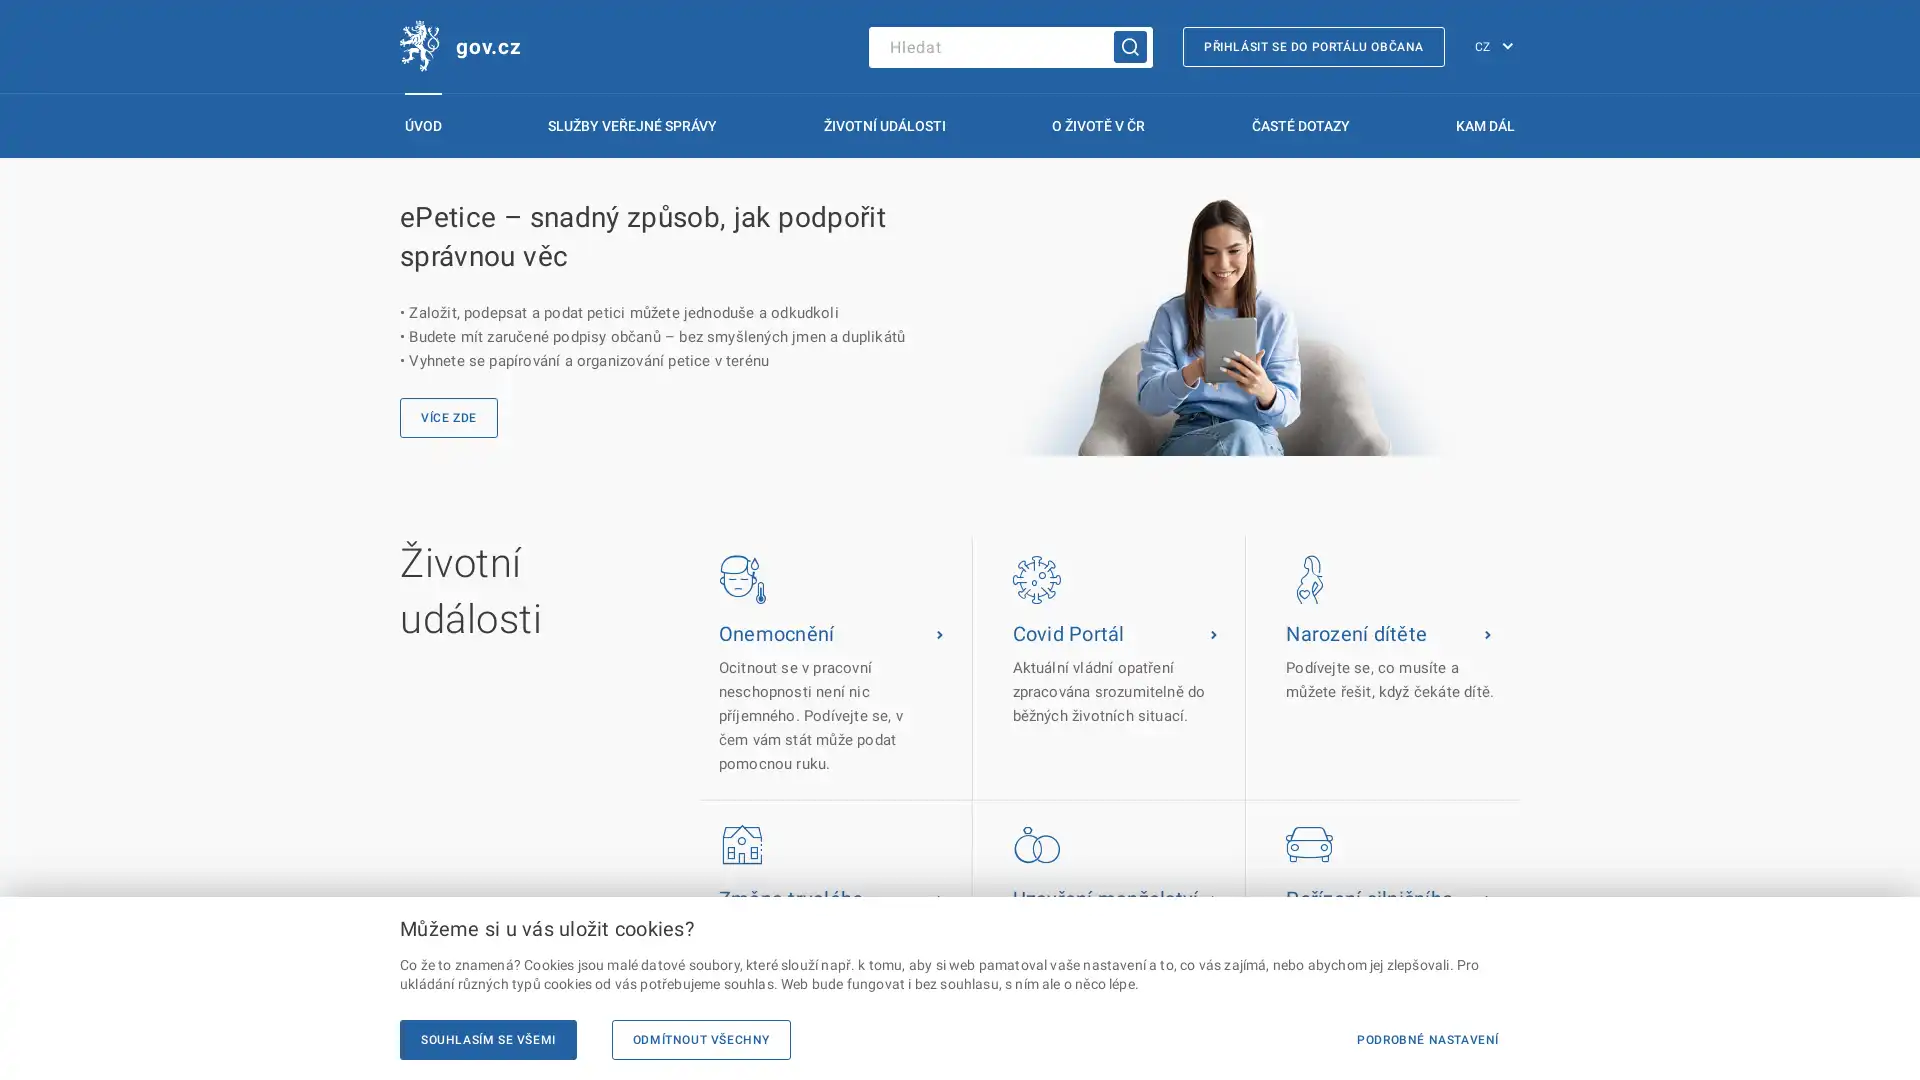 Image resolution: width=1920 pixels, height=1080 pixels. Describe the element at coordinates (488, 1039) in the screenshot. I see `SOUHLASIM SE VSEMI` at that location.